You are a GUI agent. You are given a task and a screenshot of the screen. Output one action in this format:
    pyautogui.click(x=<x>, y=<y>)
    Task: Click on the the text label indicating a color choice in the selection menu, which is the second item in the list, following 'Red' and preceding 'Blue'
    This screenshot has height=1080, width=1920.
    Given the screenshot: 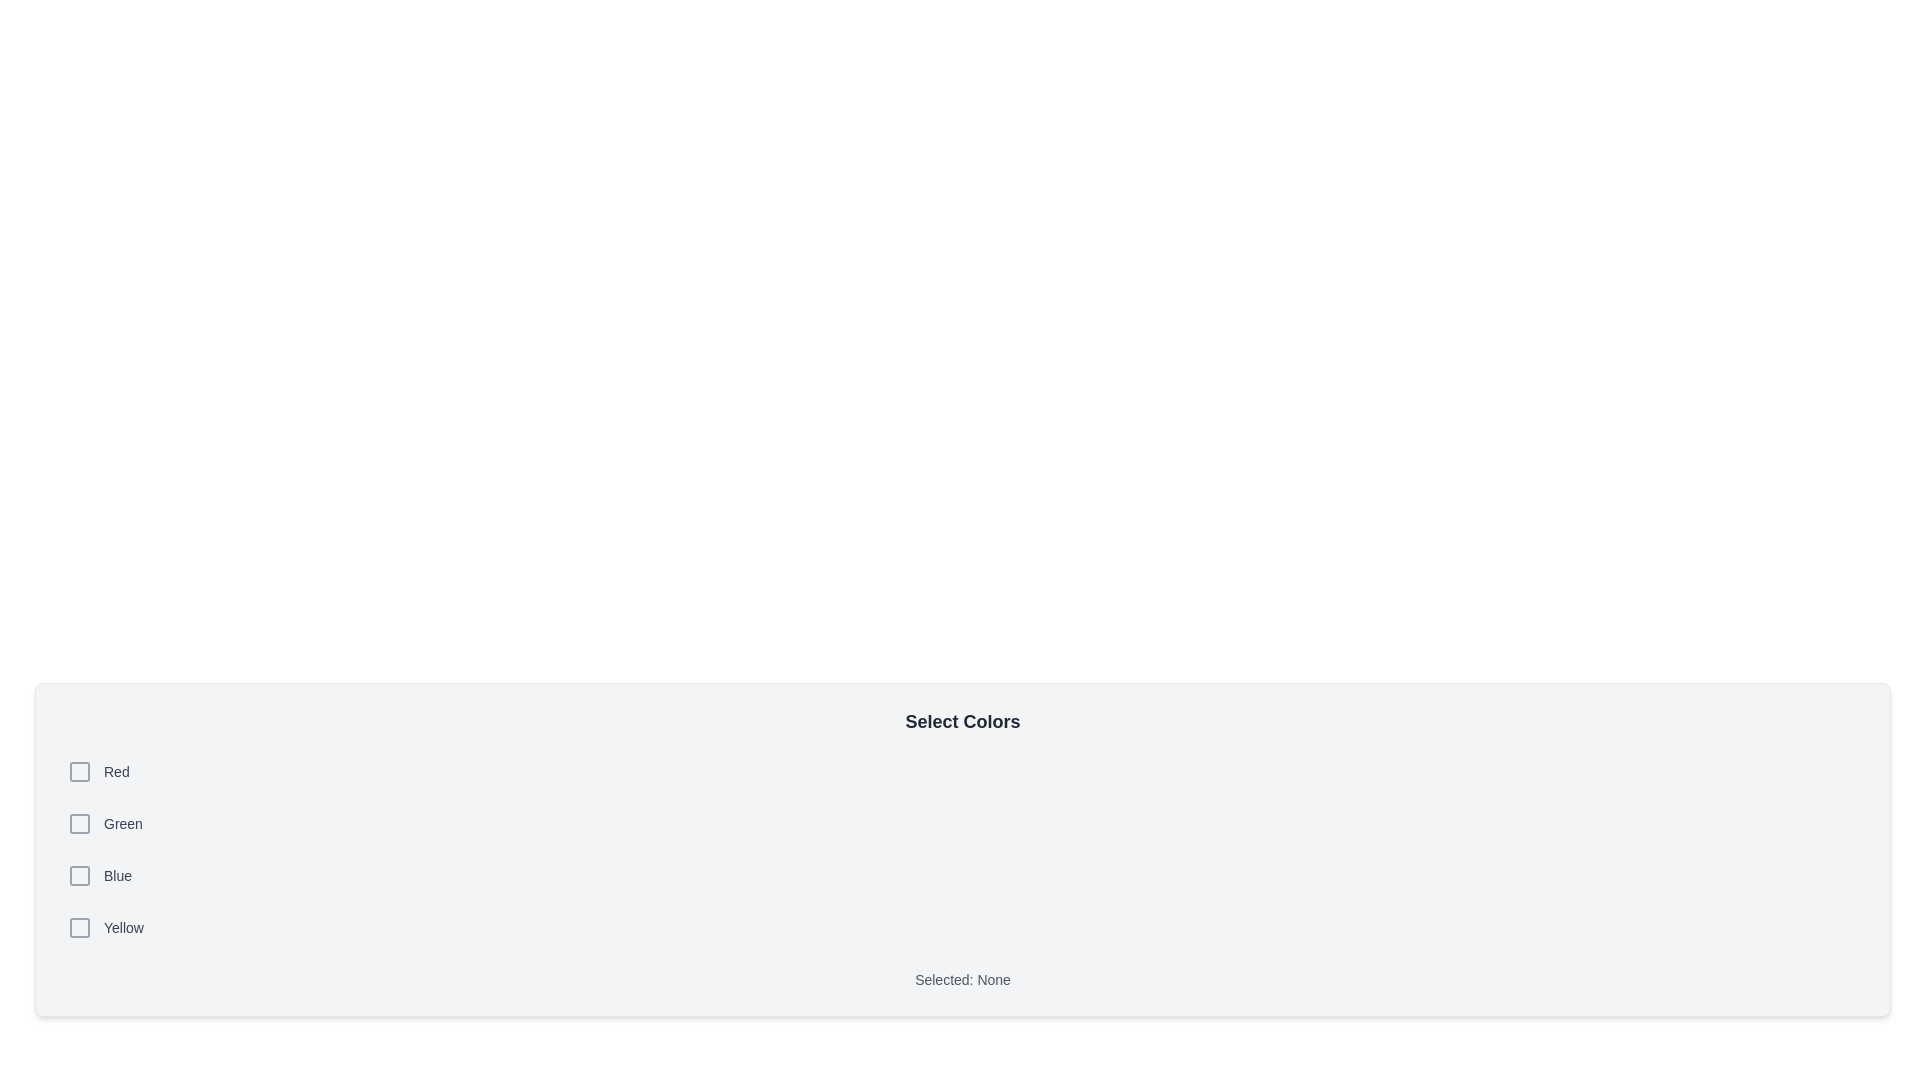 What is the action you would take?
    pyautogui.click(x=122, y=824)
    